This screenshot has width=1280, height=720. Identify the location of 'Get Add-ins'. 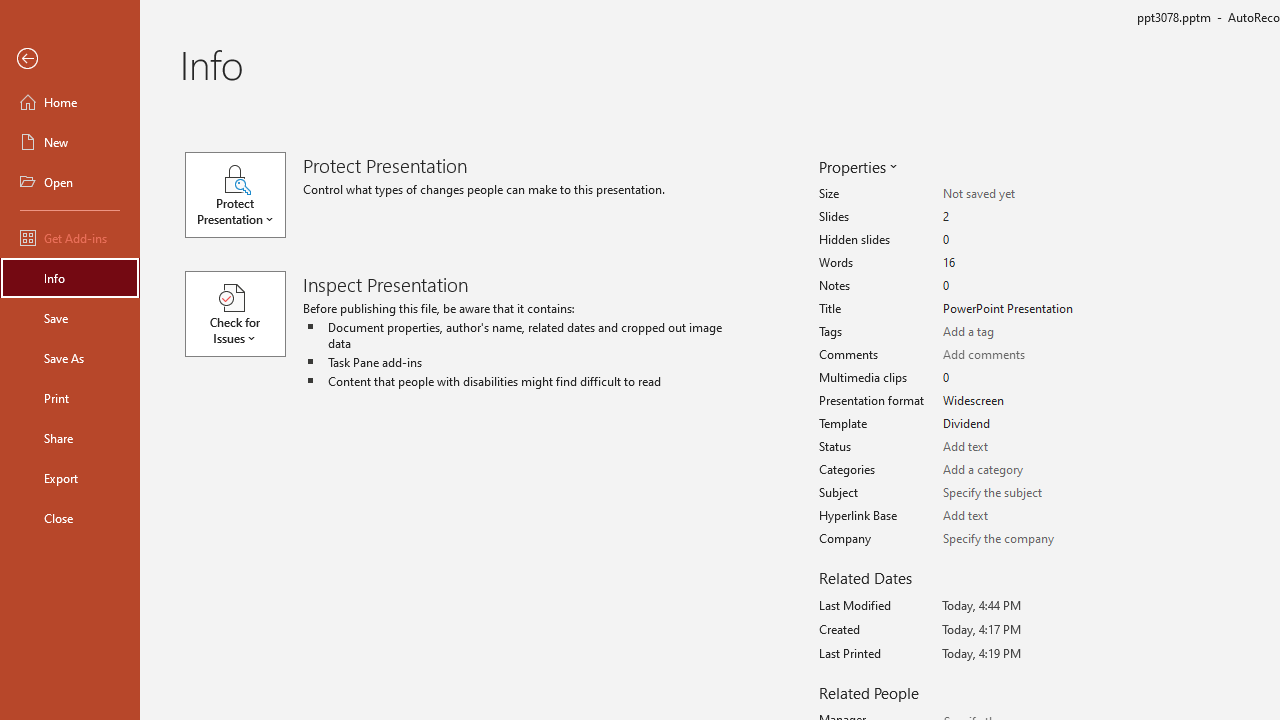
(69, 236).